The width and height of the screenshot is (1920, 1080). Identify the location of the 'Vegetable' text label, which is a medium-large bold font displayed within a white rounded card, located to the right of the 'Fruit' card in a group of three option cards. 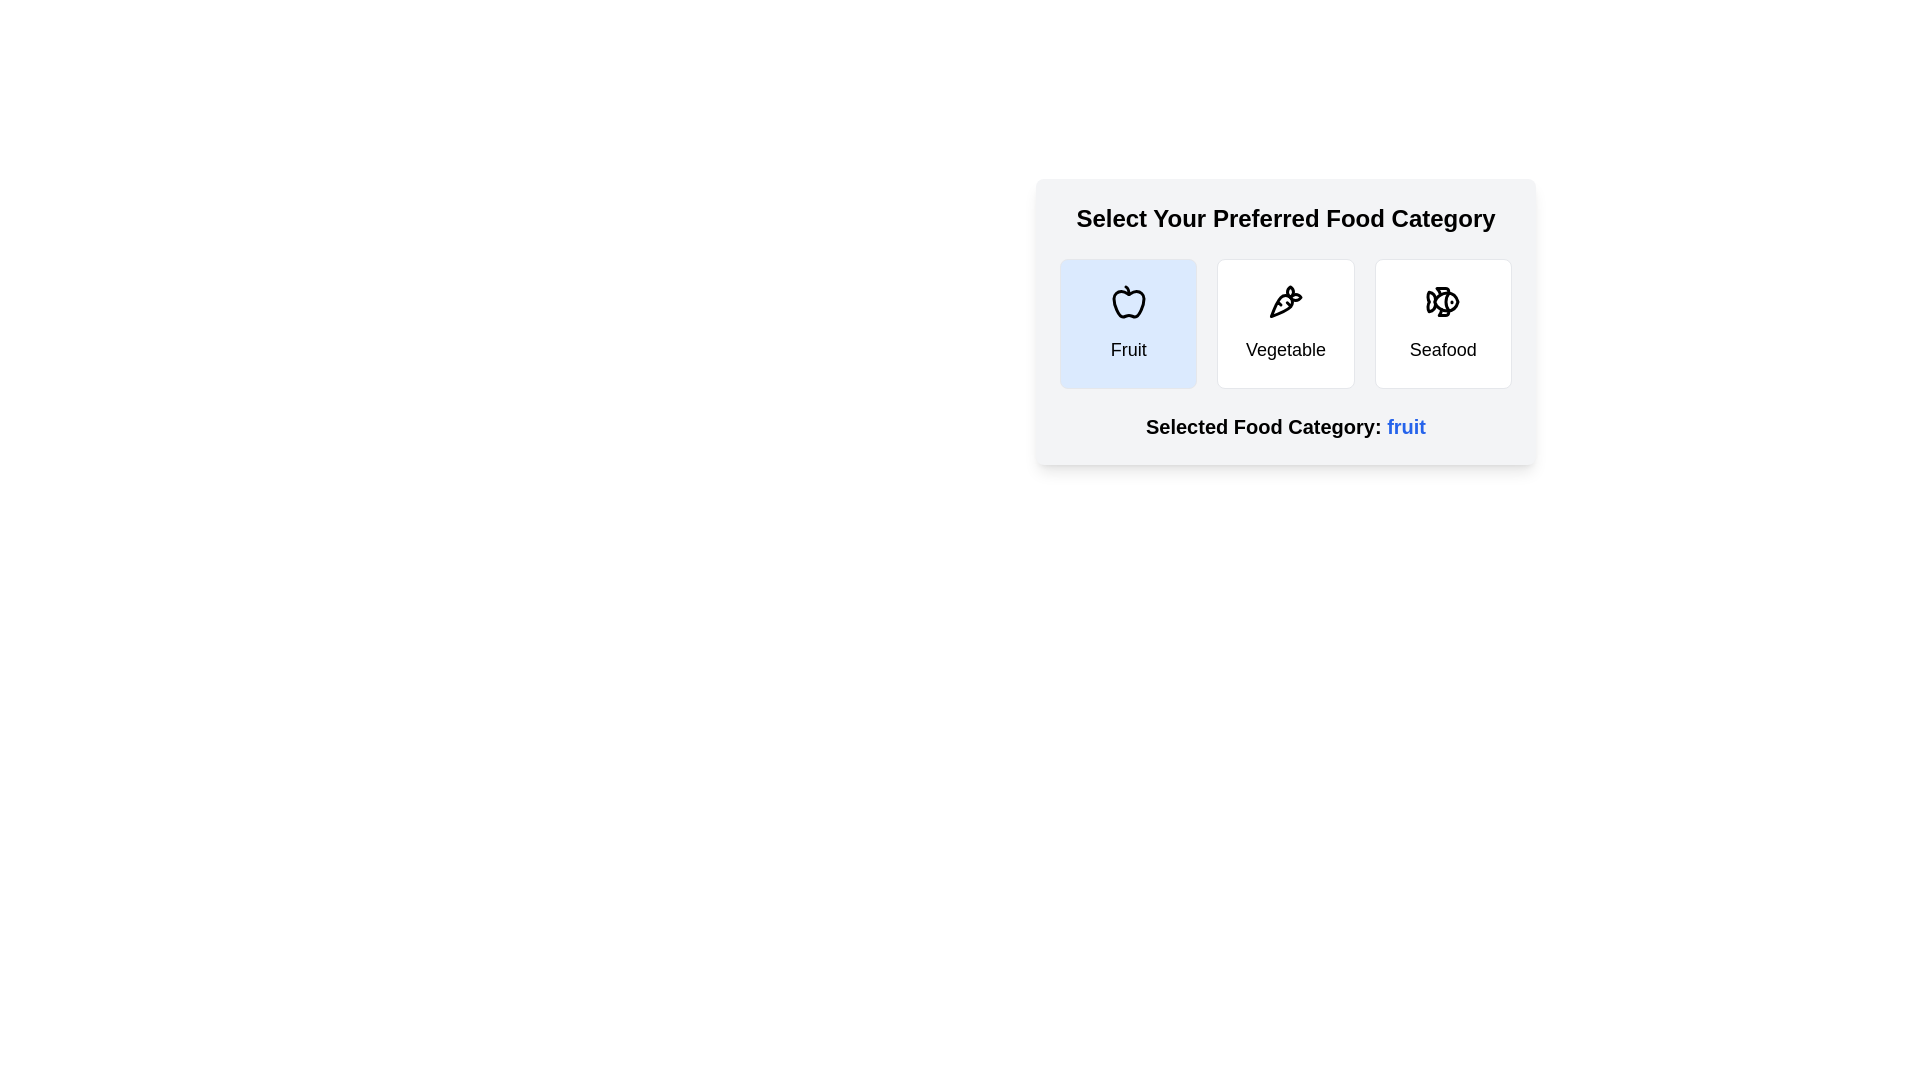
(1286, 349).